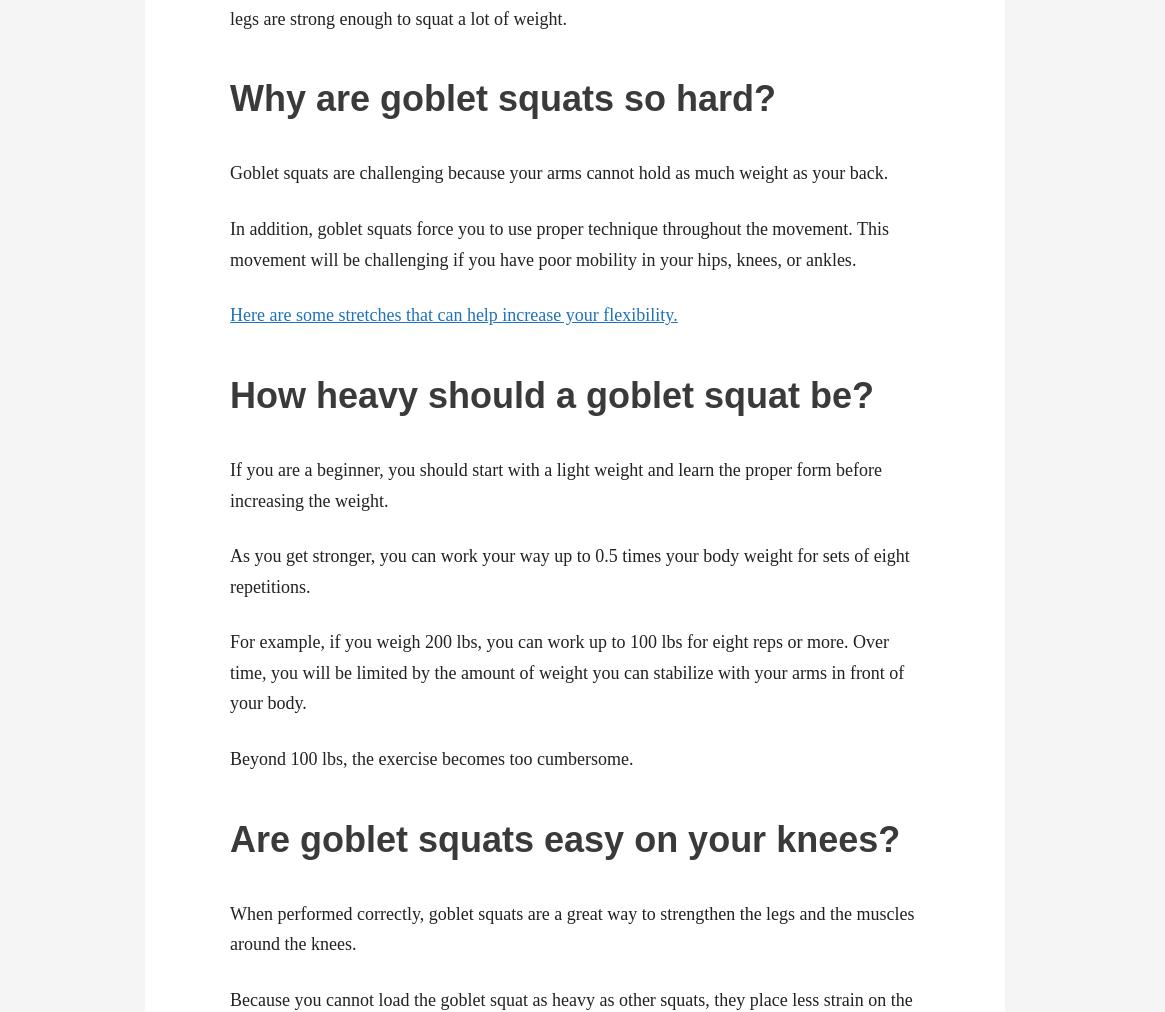  I want to click on 'In addition, goblet squats force you to use proper technique throughout the movement. This movement will be challenging if you have poor mobility in your hips, knees, or ankles.', so click(559, 243).